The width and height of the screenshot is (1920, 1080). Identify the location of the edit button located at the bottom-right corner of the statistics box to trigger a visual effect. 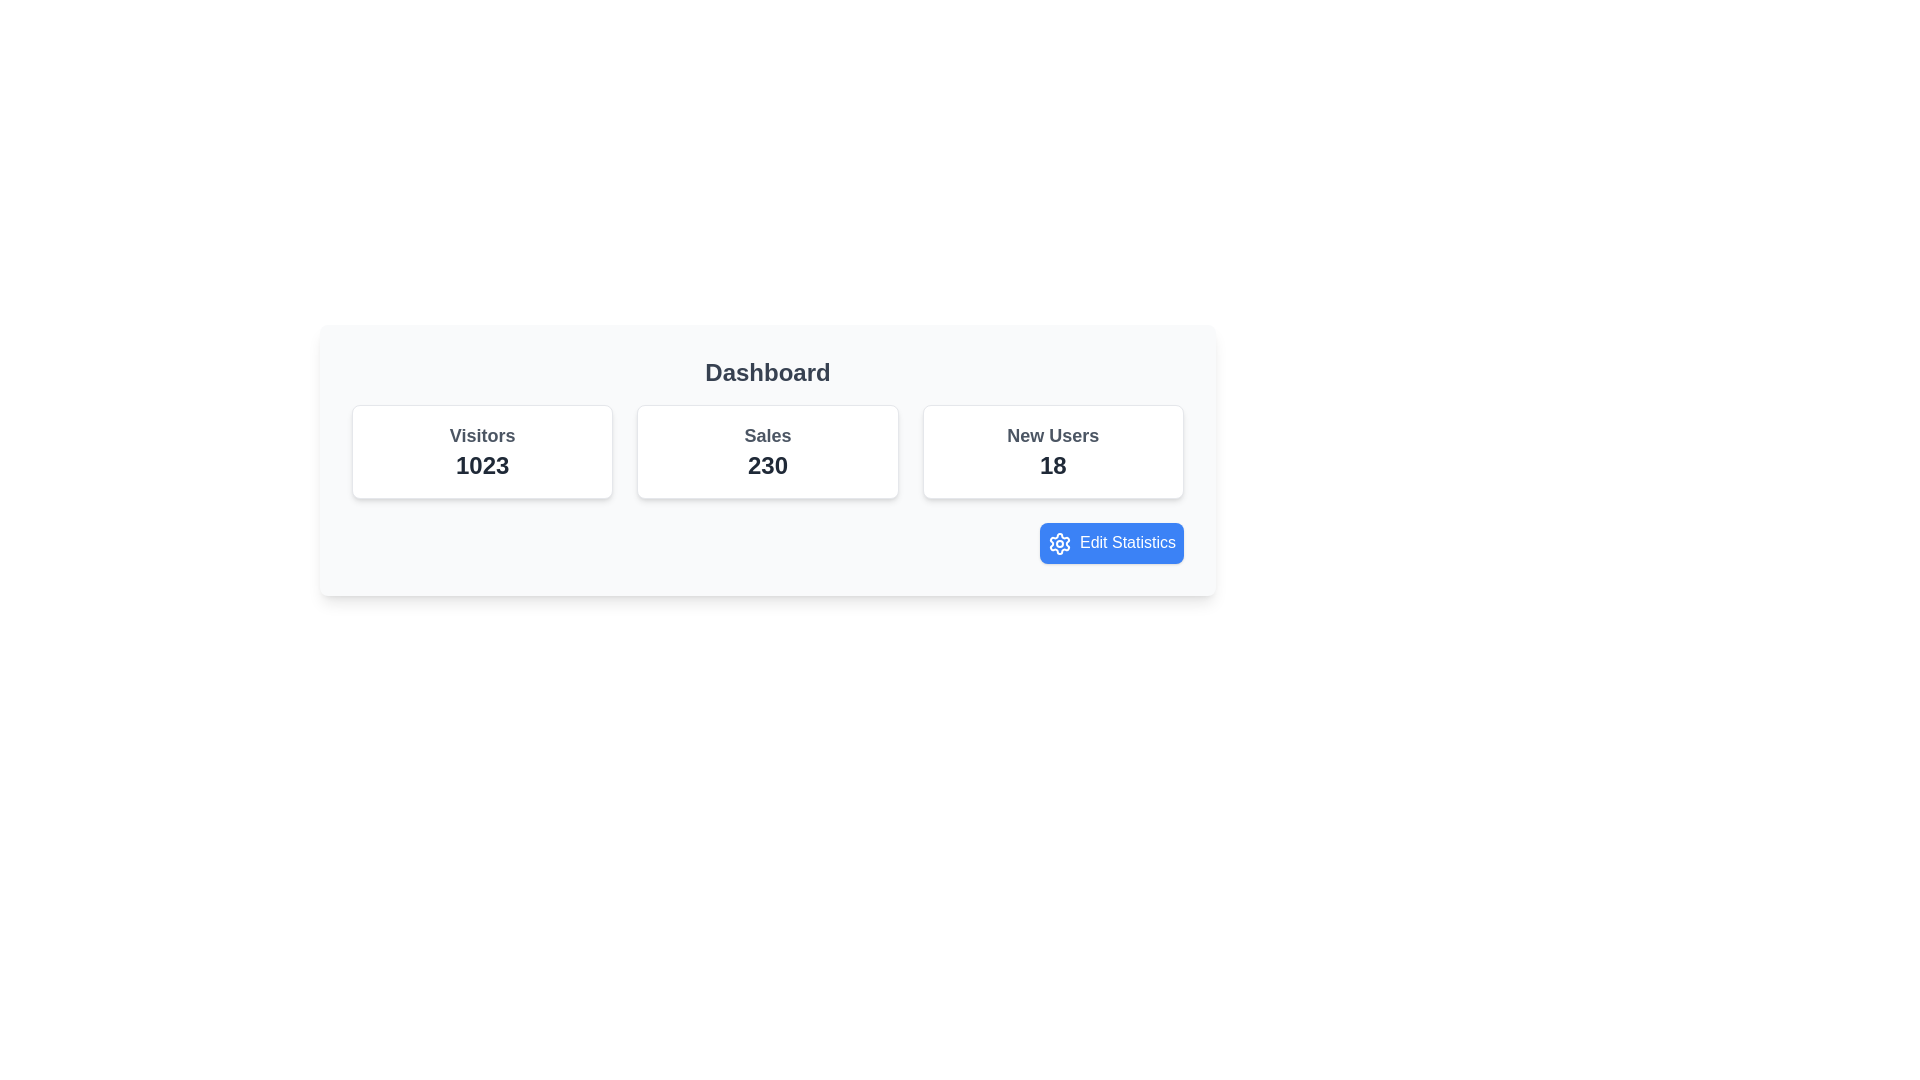
(1110, 543).